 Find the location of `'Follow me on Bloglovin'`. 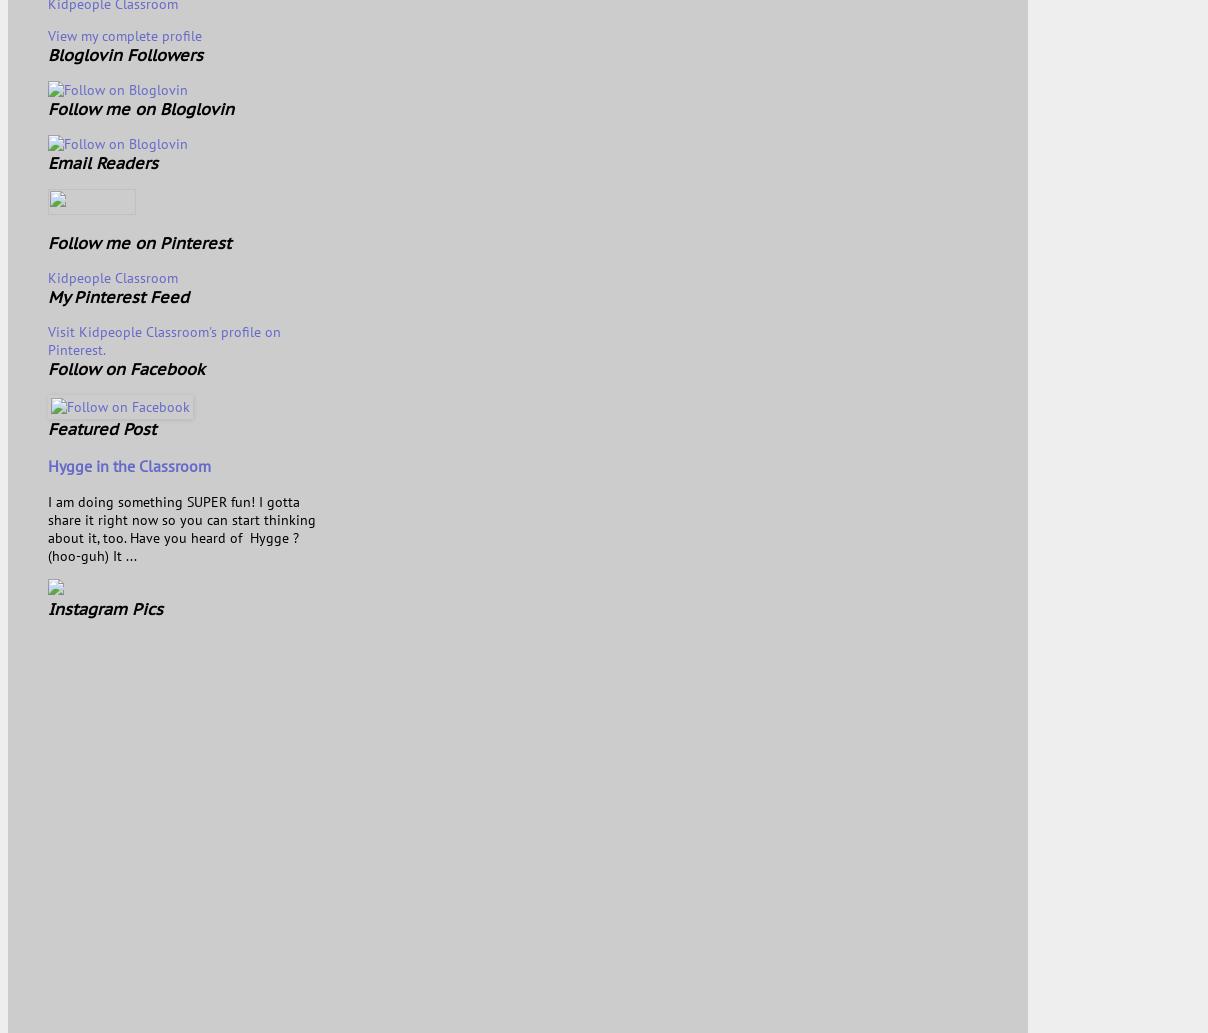

'Follow me on Bloglovin' is located at coordinates (46, 107).